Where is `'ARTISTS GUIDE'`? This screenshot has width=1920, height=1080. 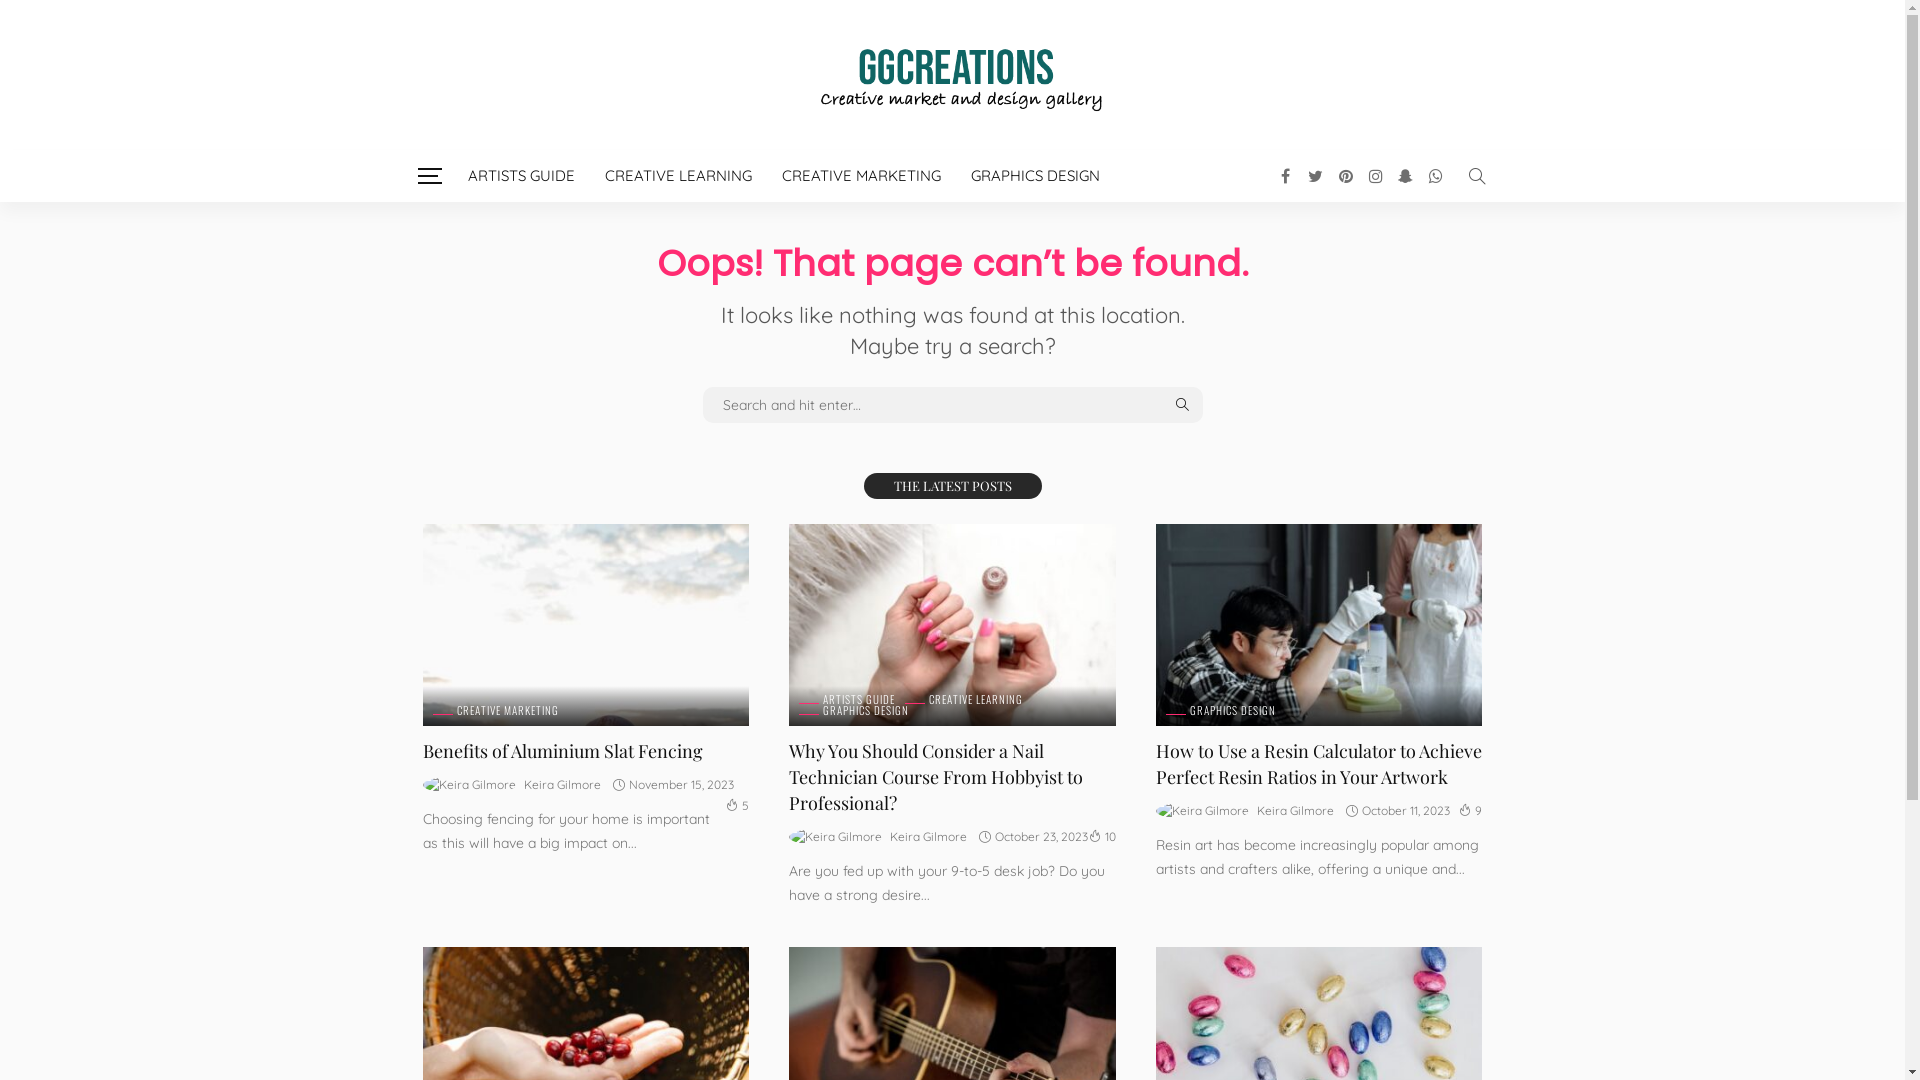
'ARTISTS GUIDE' is located at coordinates (846, 698).